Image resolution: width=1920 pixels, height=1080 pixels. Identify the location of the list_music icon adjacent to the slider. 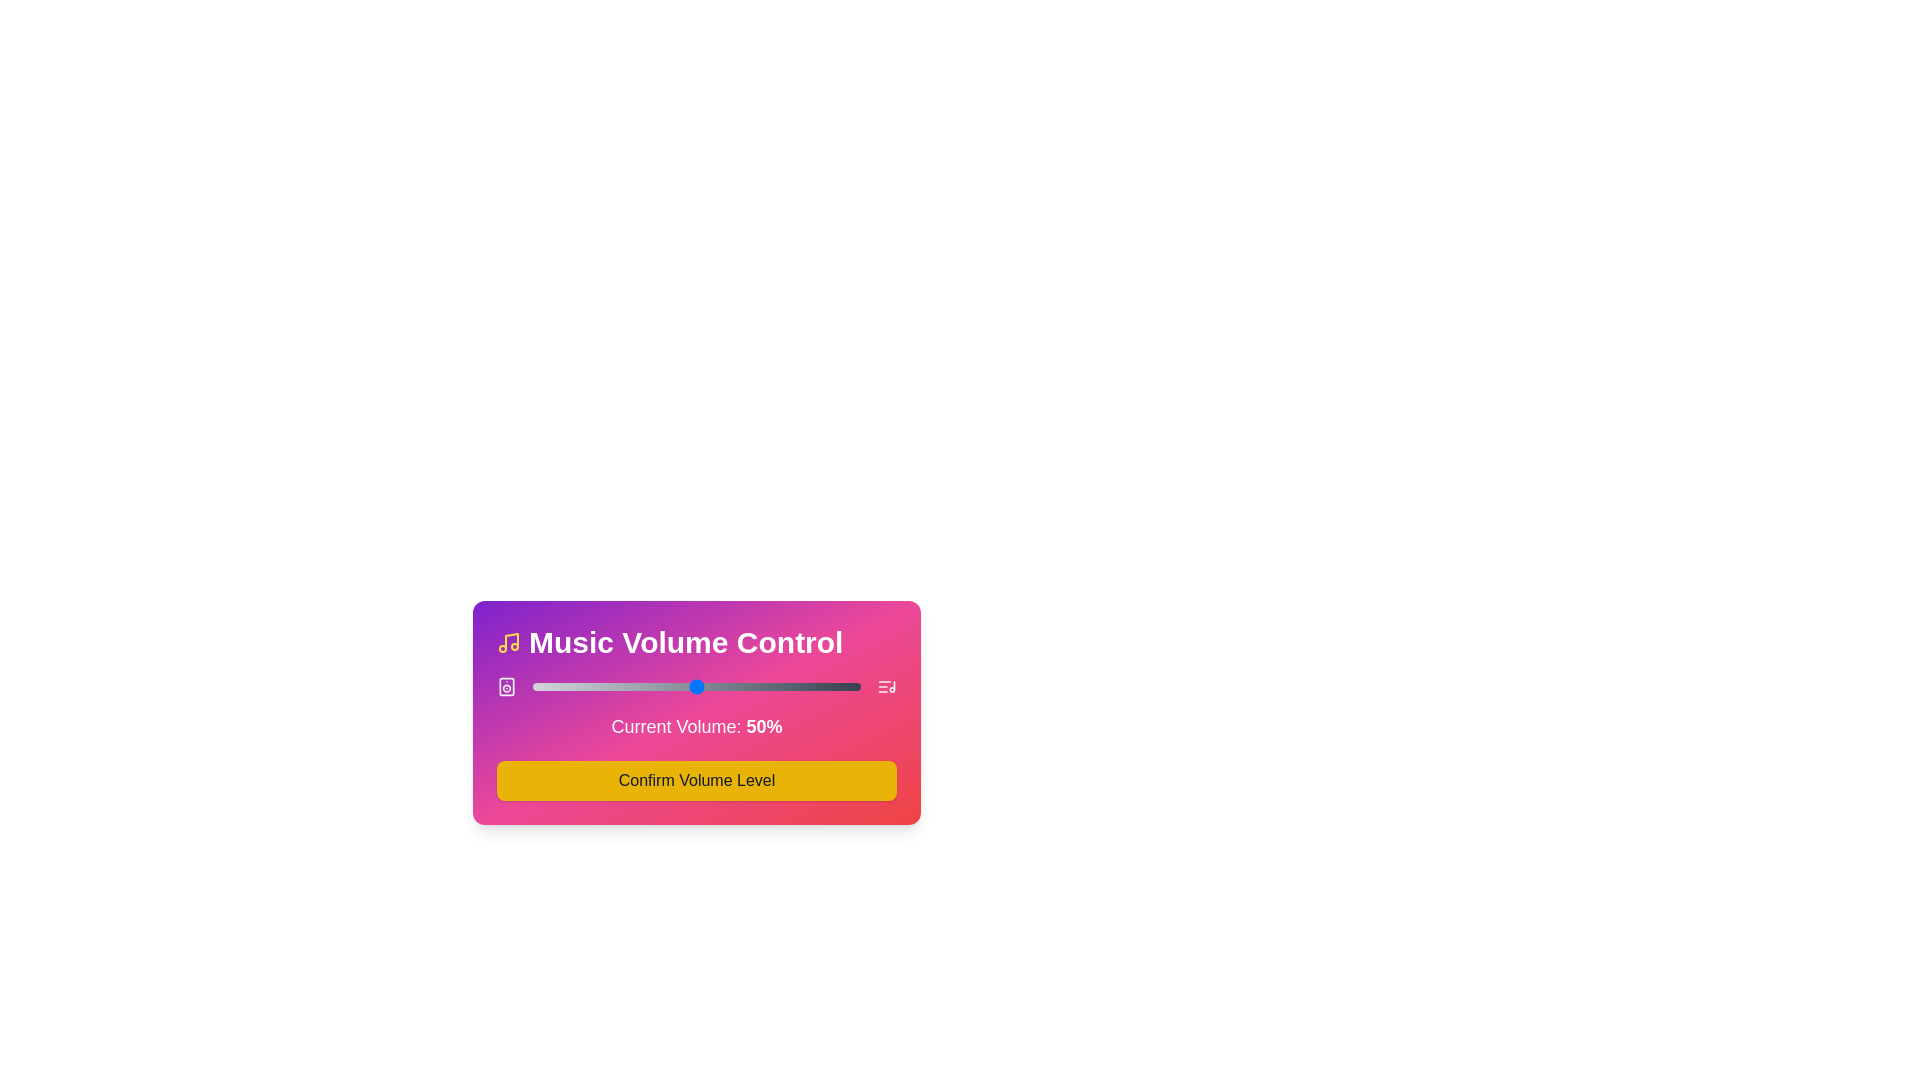
(886, 685).